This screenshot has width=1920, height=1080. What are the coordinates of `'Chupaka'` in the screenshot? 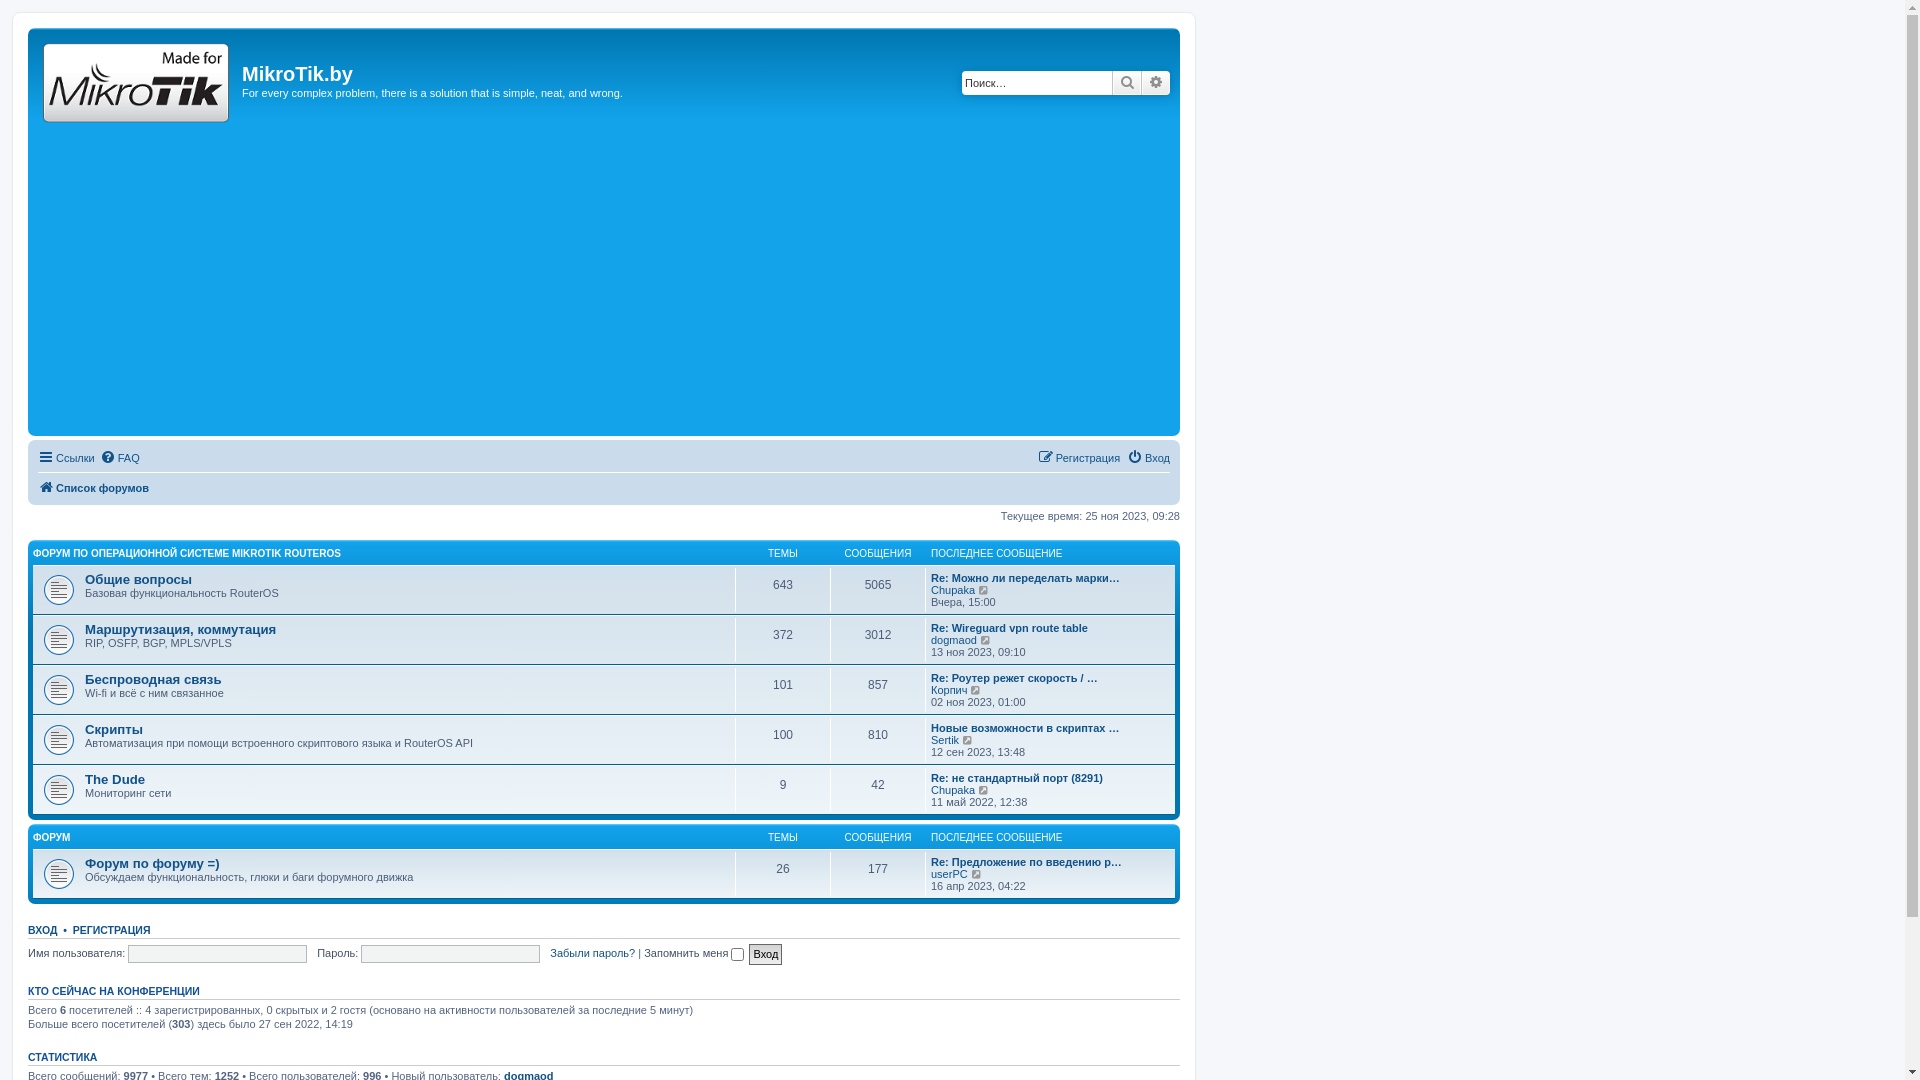 It's located at (952, 789).